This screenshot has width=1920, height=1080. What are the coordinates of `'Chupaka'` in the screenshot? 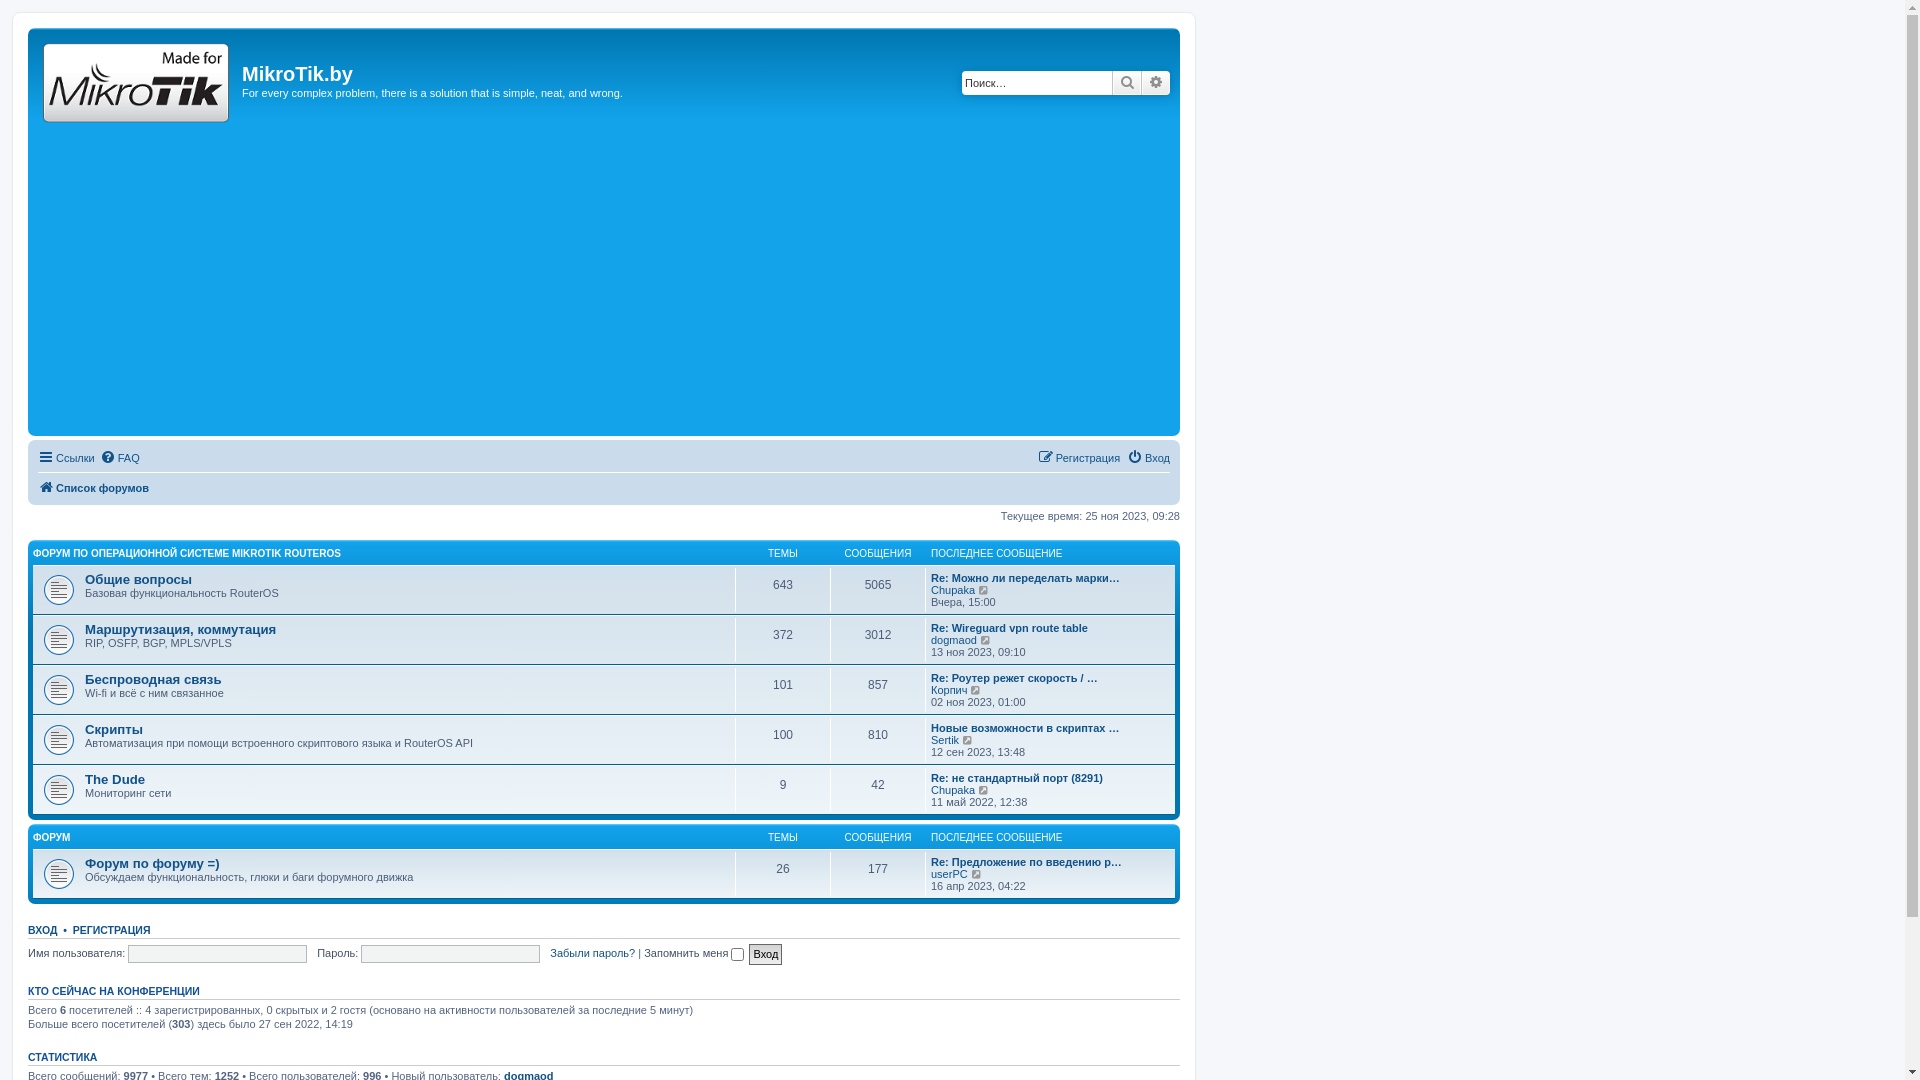 It's located at (952, 789).